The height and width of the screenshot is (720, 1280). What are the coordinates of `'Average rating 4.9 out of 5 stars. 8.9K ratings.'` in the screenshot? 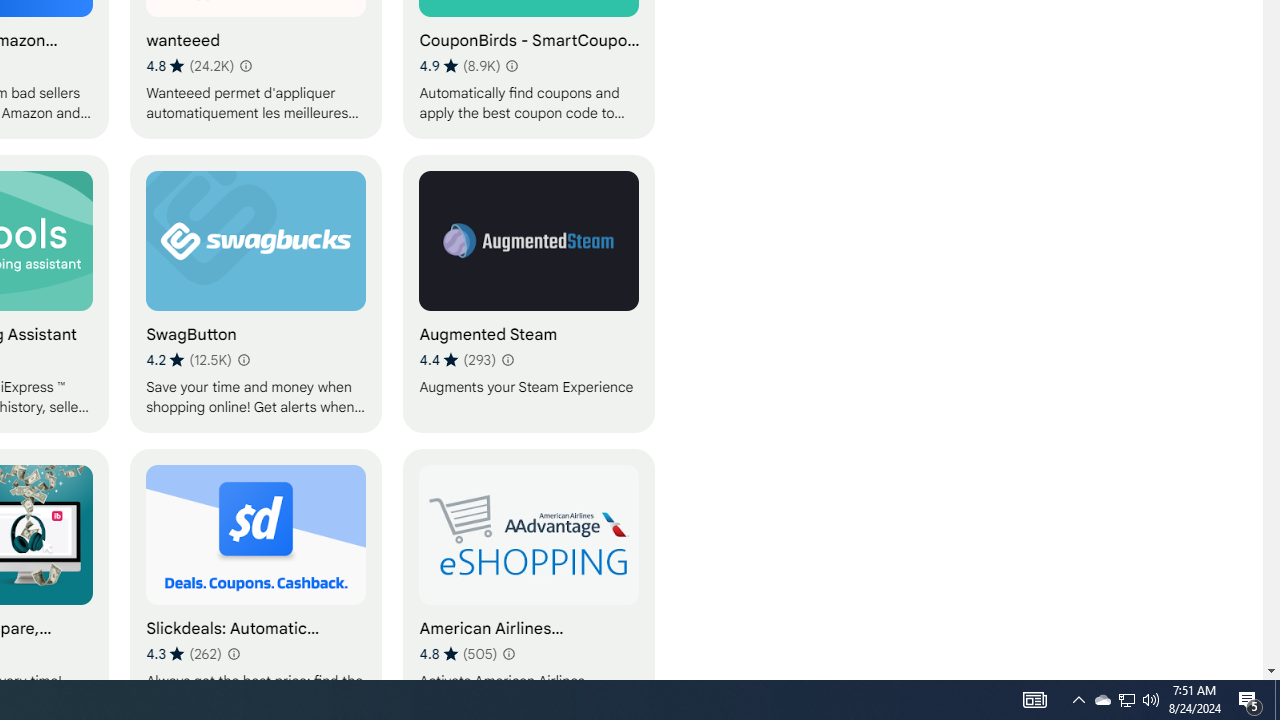 It's located at (458, 65).